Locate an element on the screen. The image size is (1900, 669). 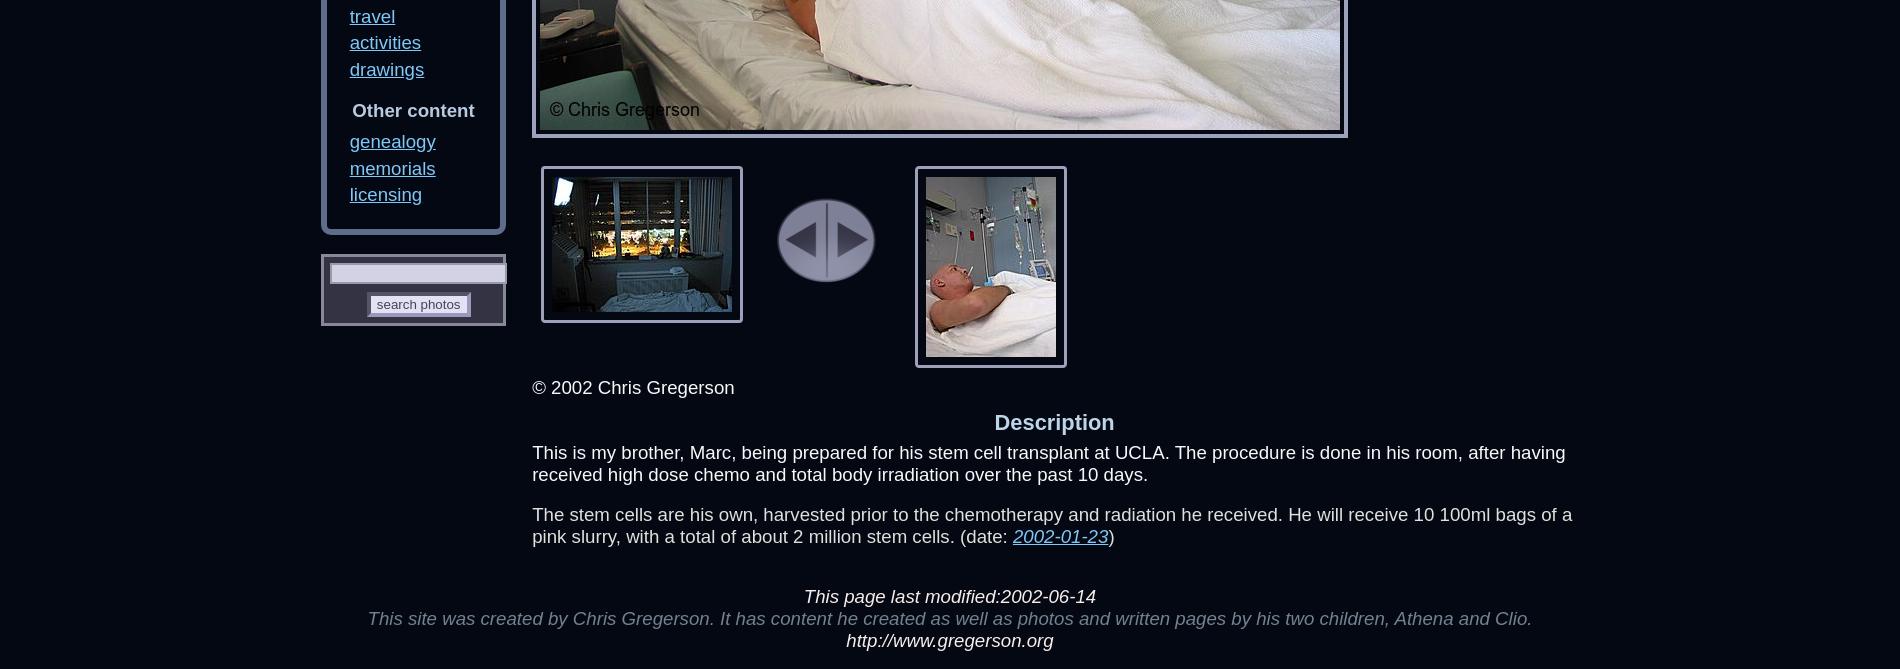
'Other content' is located at coordinates (412, 109).